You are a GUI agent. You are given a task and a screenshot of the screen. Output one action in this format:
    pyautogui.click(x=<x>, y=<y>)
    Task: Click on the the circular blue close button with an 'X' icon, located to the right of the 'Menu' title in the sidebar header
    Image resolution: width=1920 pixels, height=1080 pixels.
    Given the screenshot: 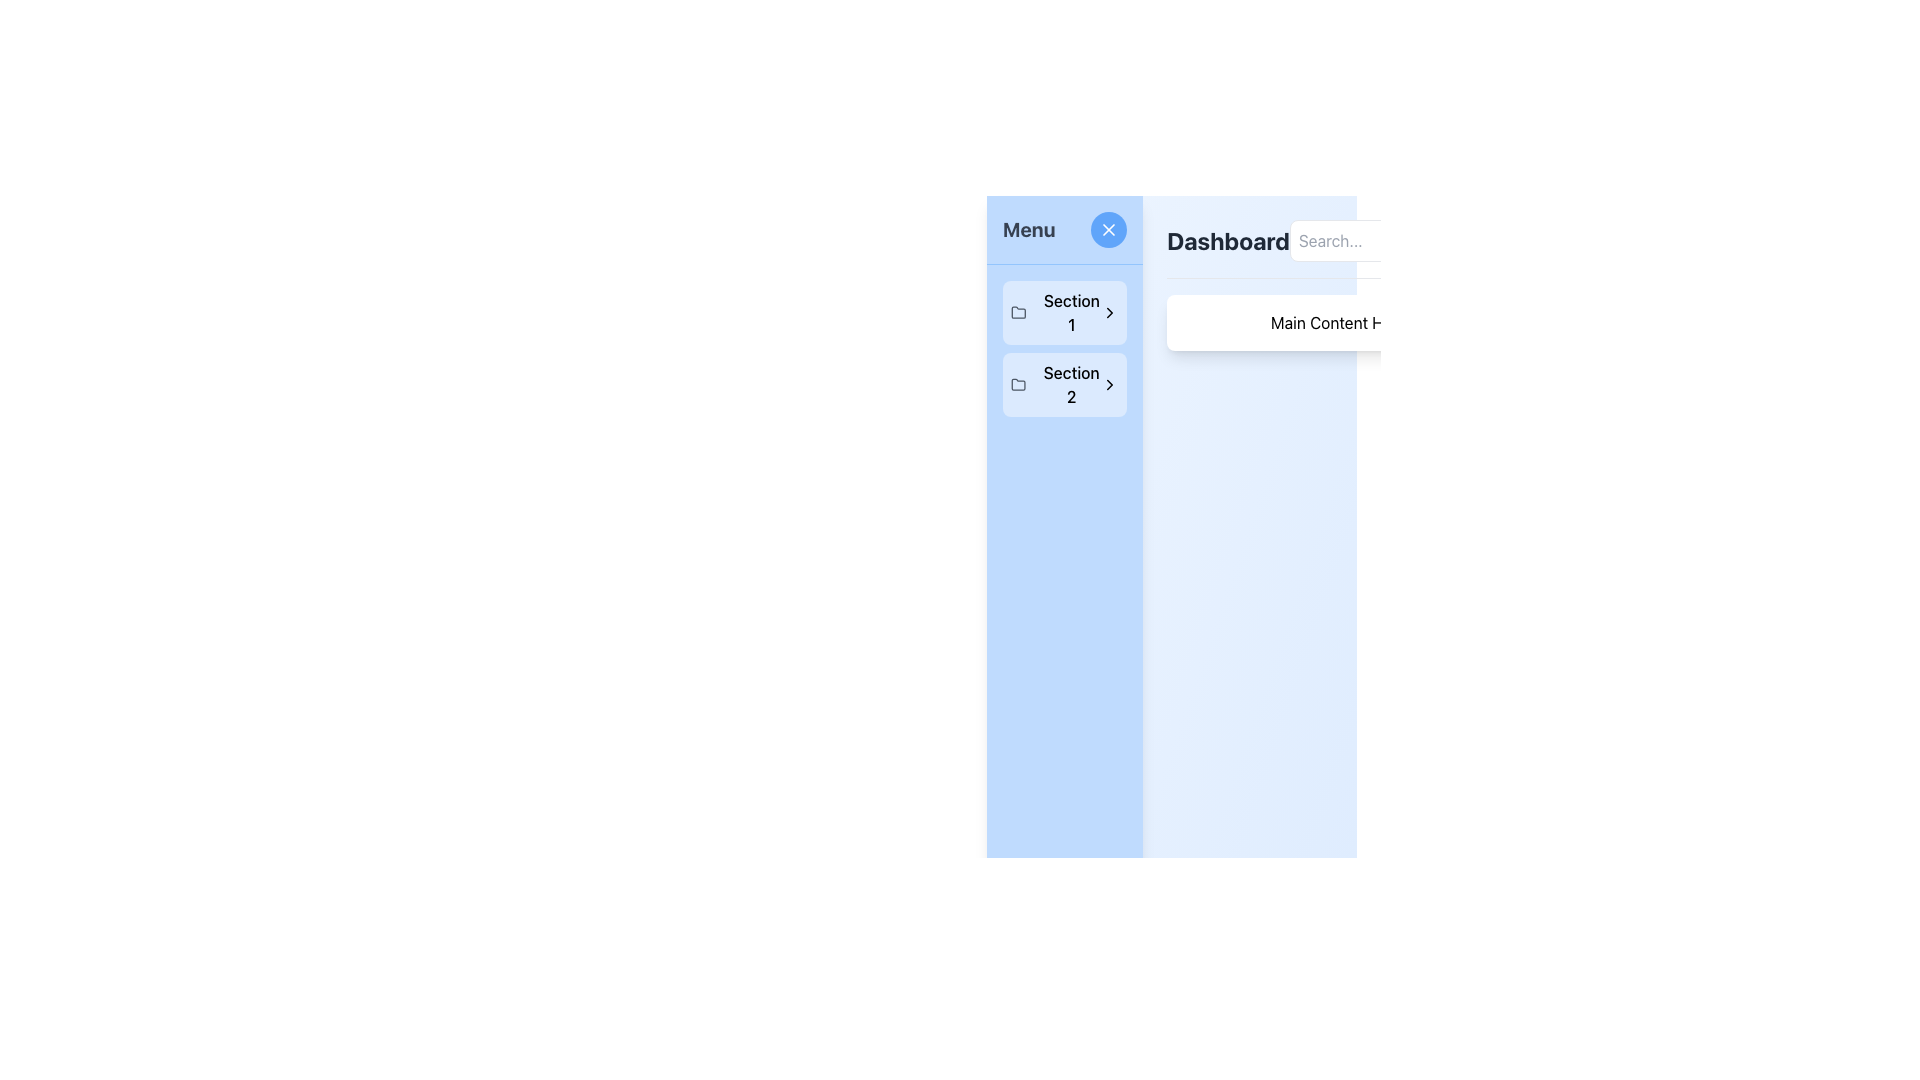 What is the action you would take?
    pyautogui.click(x=1108, y=229)
    